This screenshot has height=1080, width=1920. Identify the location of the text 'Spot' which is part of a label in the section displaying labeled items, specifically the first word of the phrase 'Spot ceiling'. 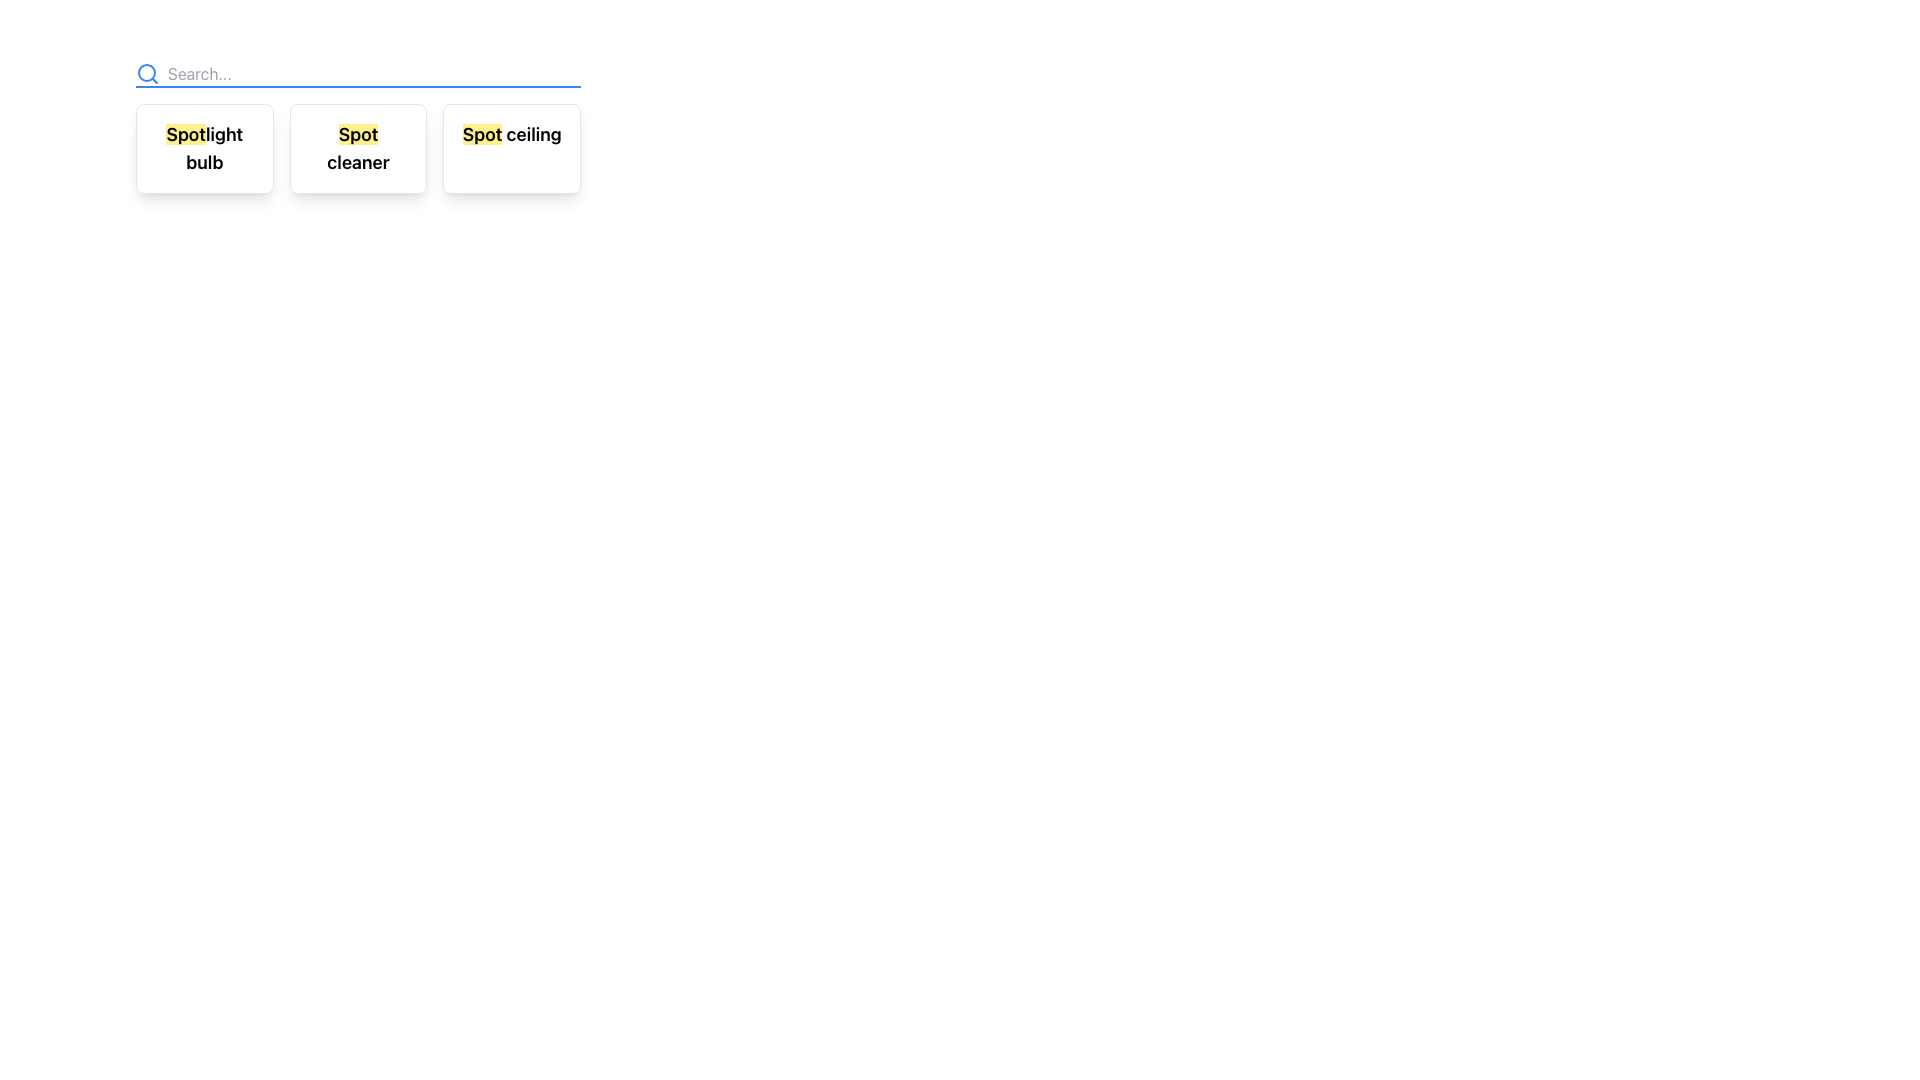
(482, 134).